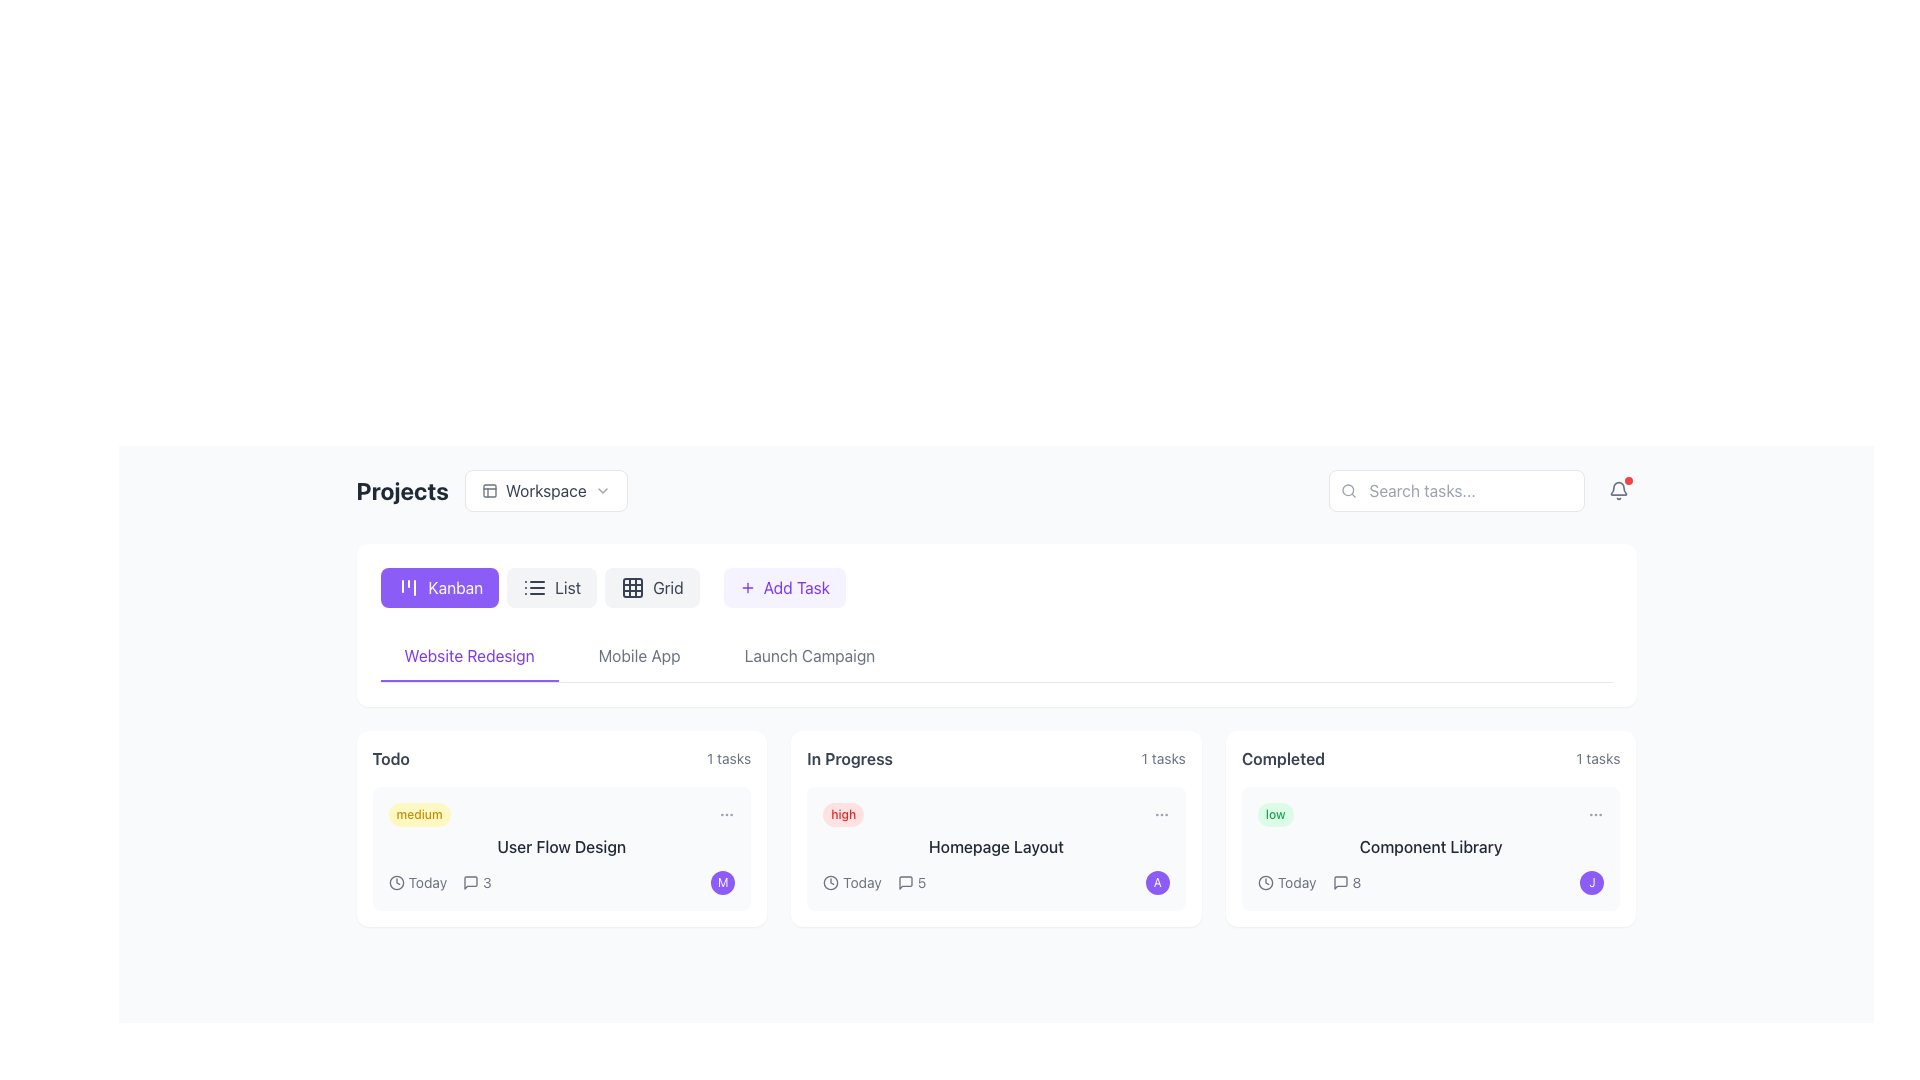 Image resolution: width=1920 pixels, height=1080 pixels. What do you see at coordinates (535, 586) in the screenshot?
I see `the list view icon consisting of three horizontal lines, located within the 'List' button in the view selection toolbar at the top-center of the interface` at bounding box center [535, 586].